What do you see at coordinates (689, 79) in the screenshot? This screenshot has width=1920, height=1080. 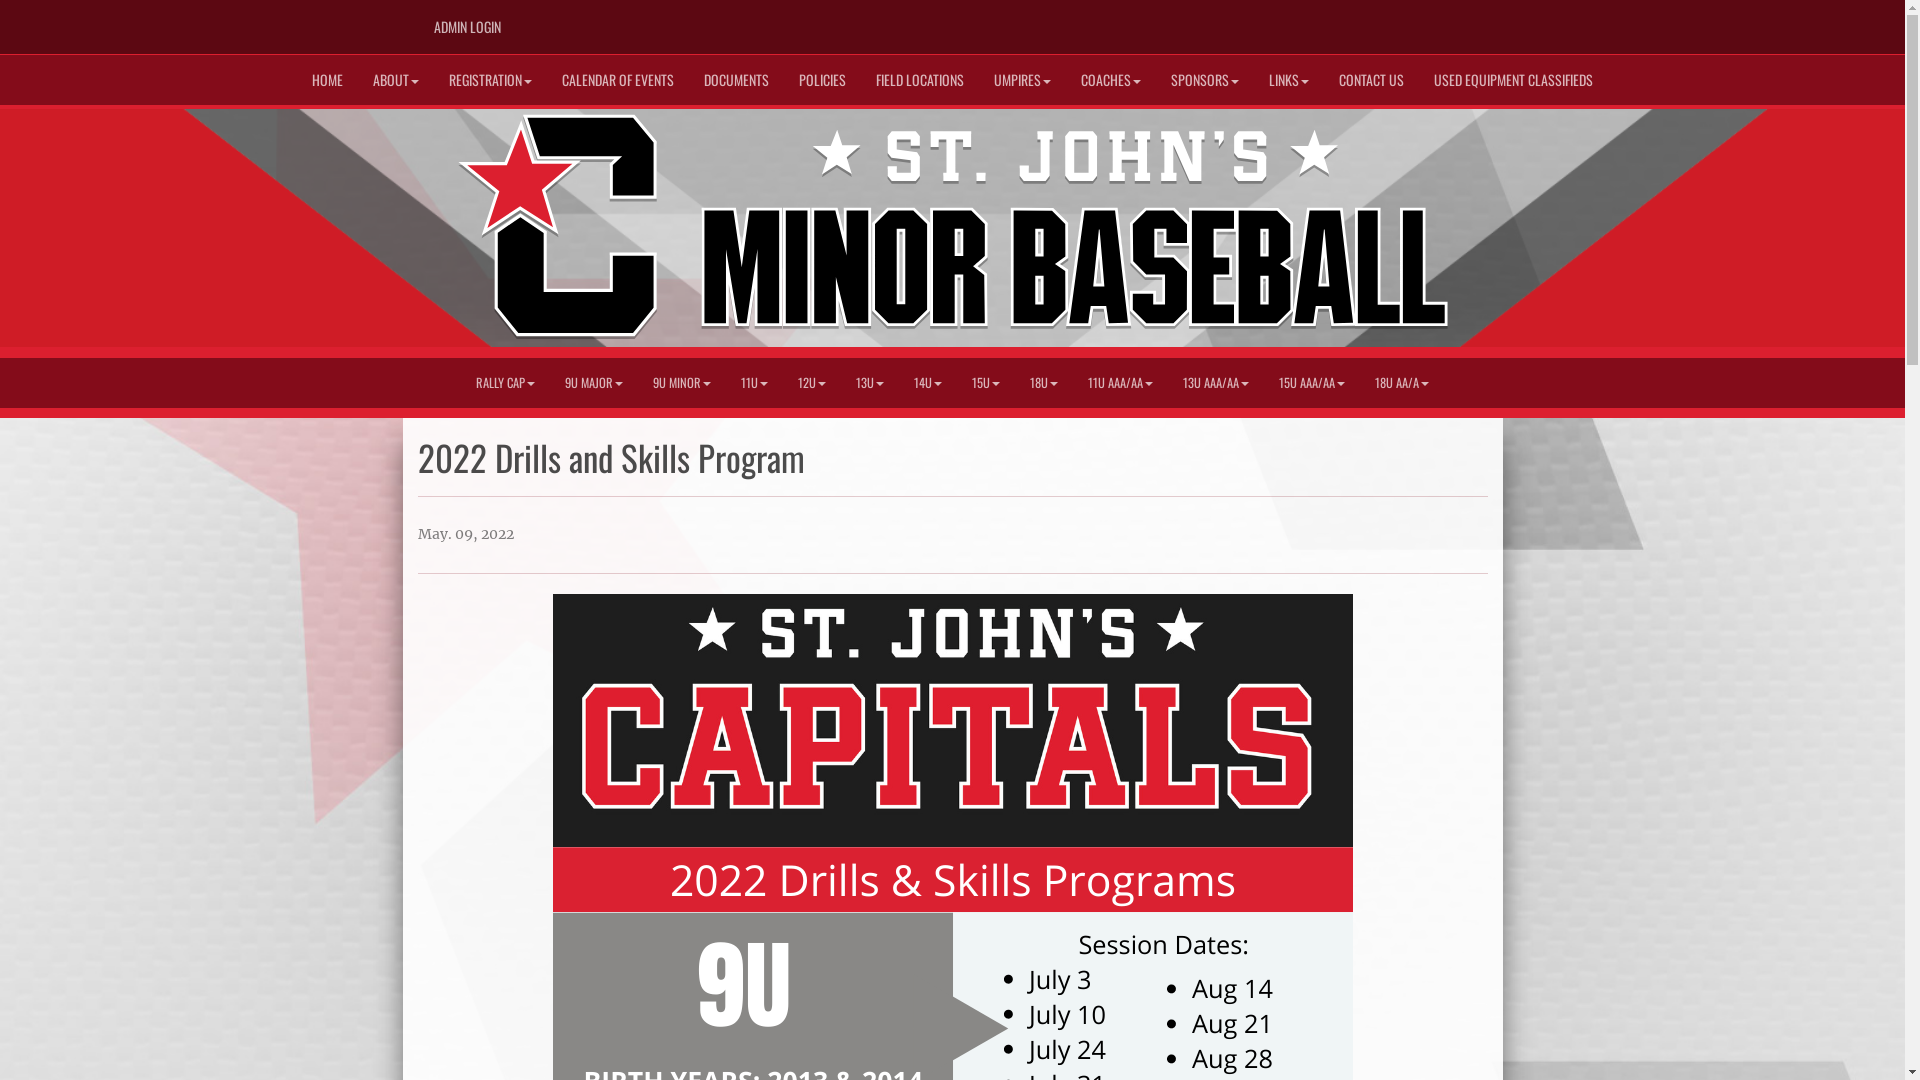 I see `'DOCUMENTS'` at bounding box center [689, 79].